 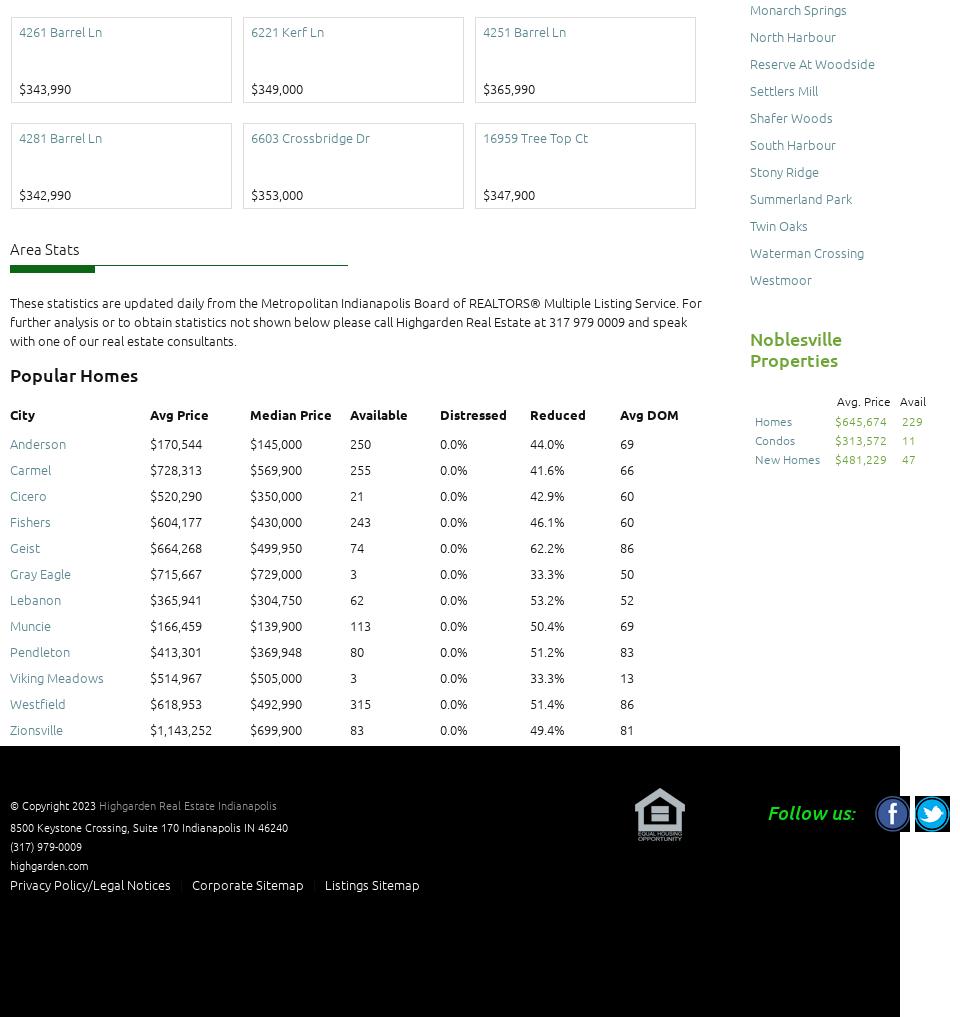 I want to click on 'South Harbour', so click(x=792, y=143).